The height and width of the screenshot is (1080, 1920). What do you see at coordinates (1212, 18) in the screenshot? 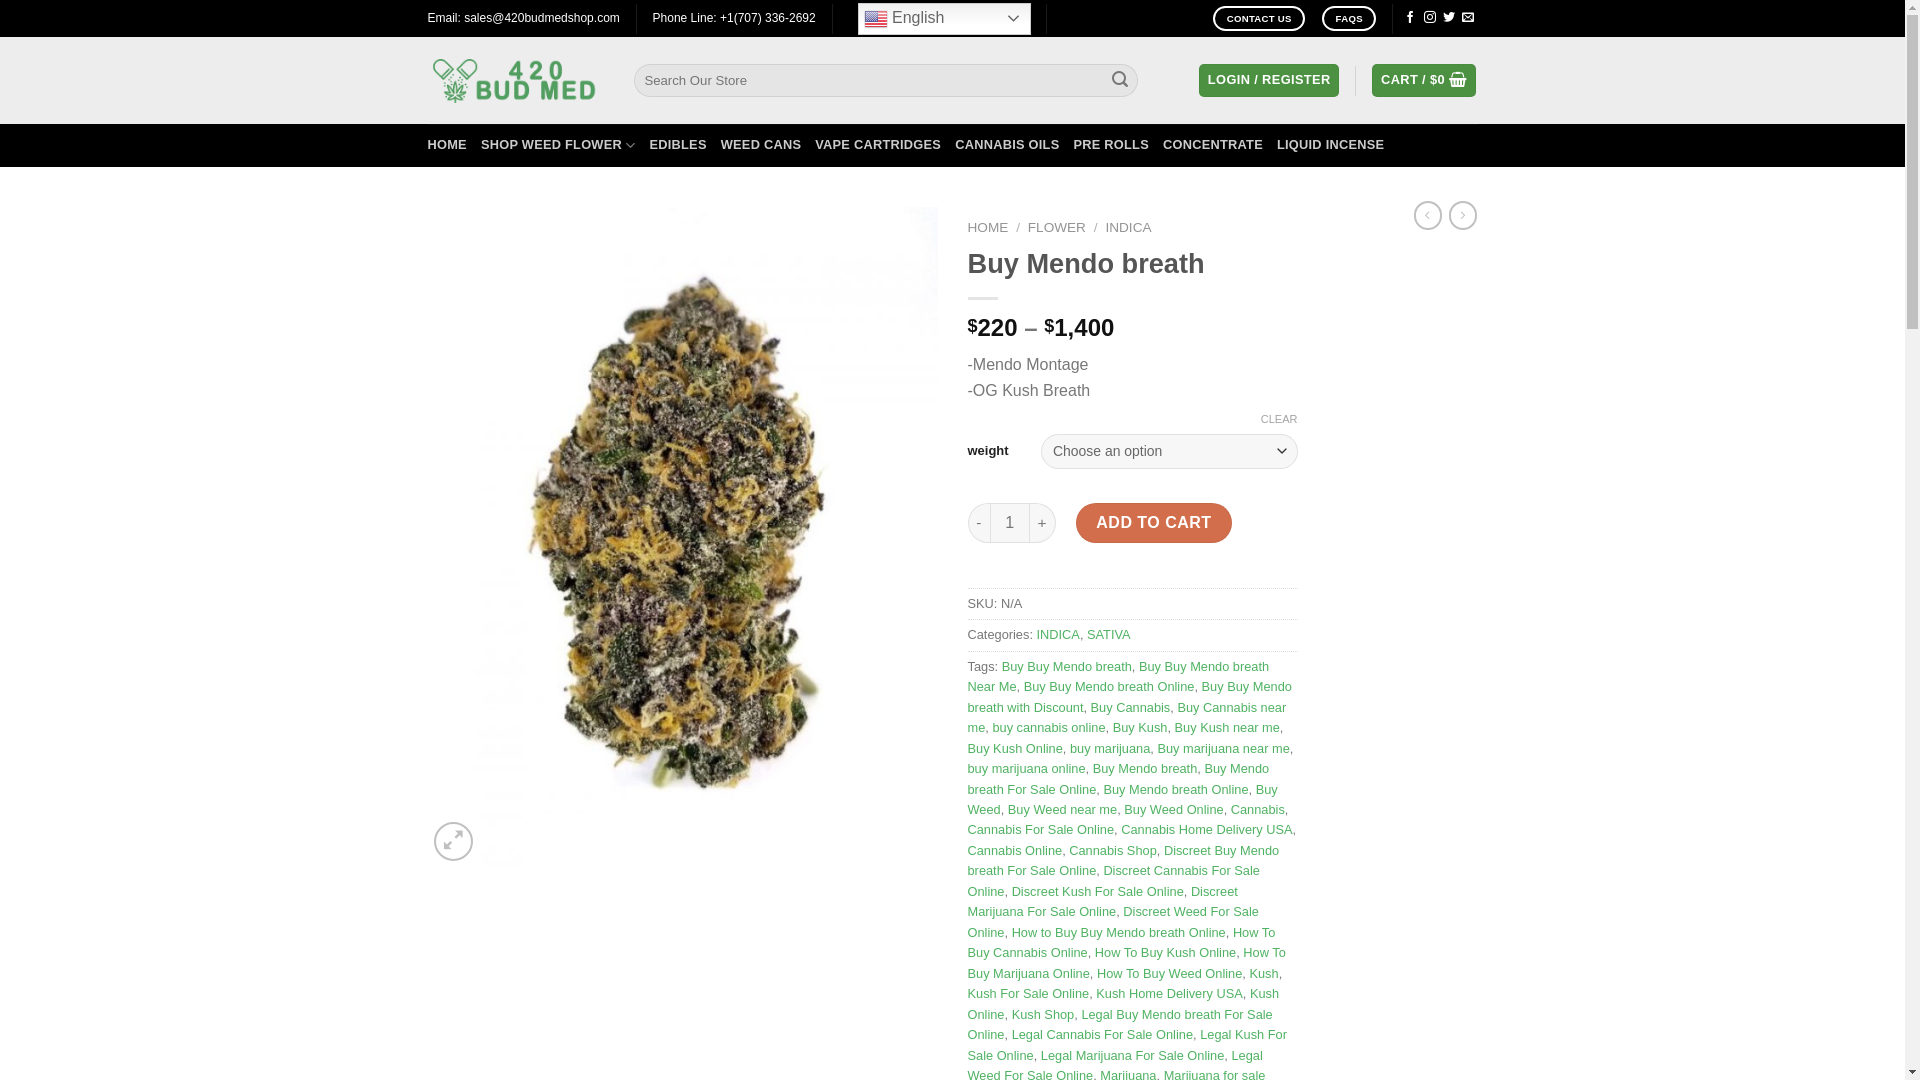
I see `'CONTACT US'` at bounding box center [1212, 18].